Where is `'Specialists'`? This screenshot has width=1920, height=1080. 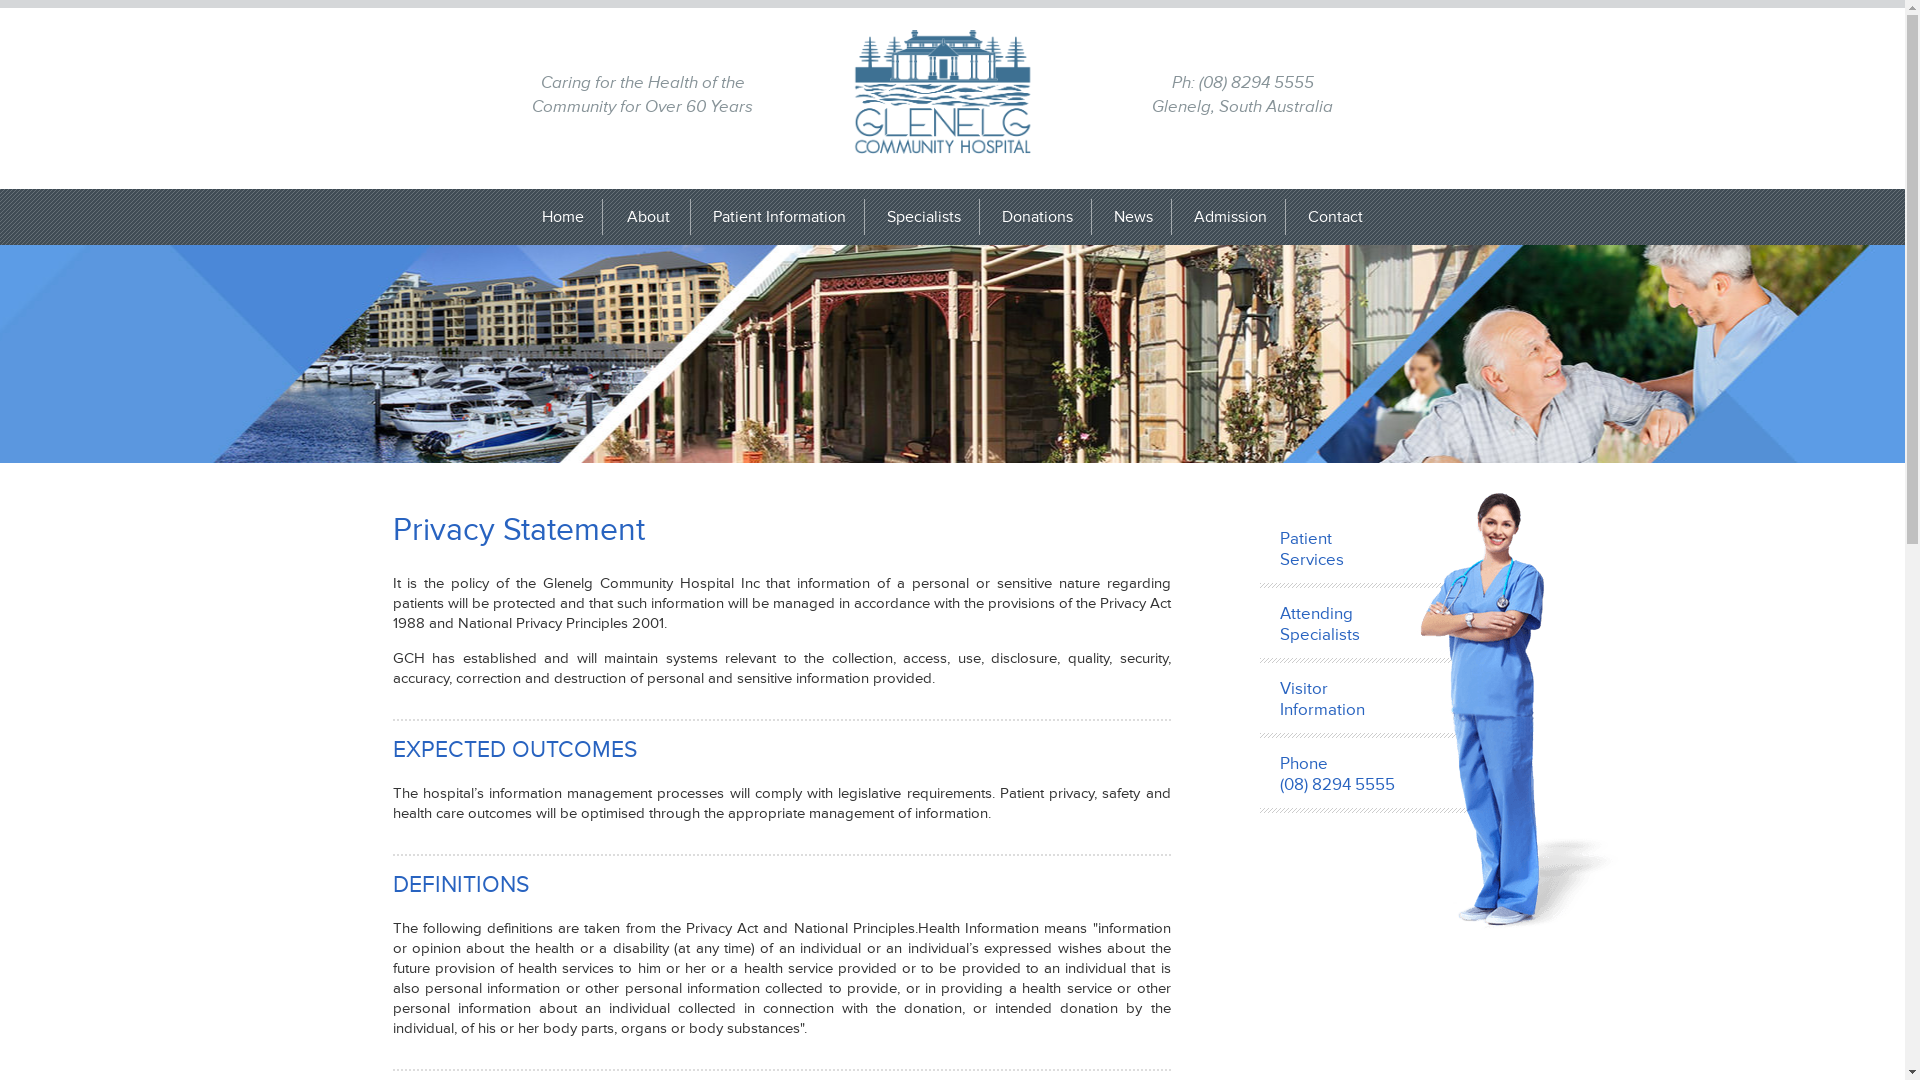 'Specialists' is located at coordinates (868, 216).